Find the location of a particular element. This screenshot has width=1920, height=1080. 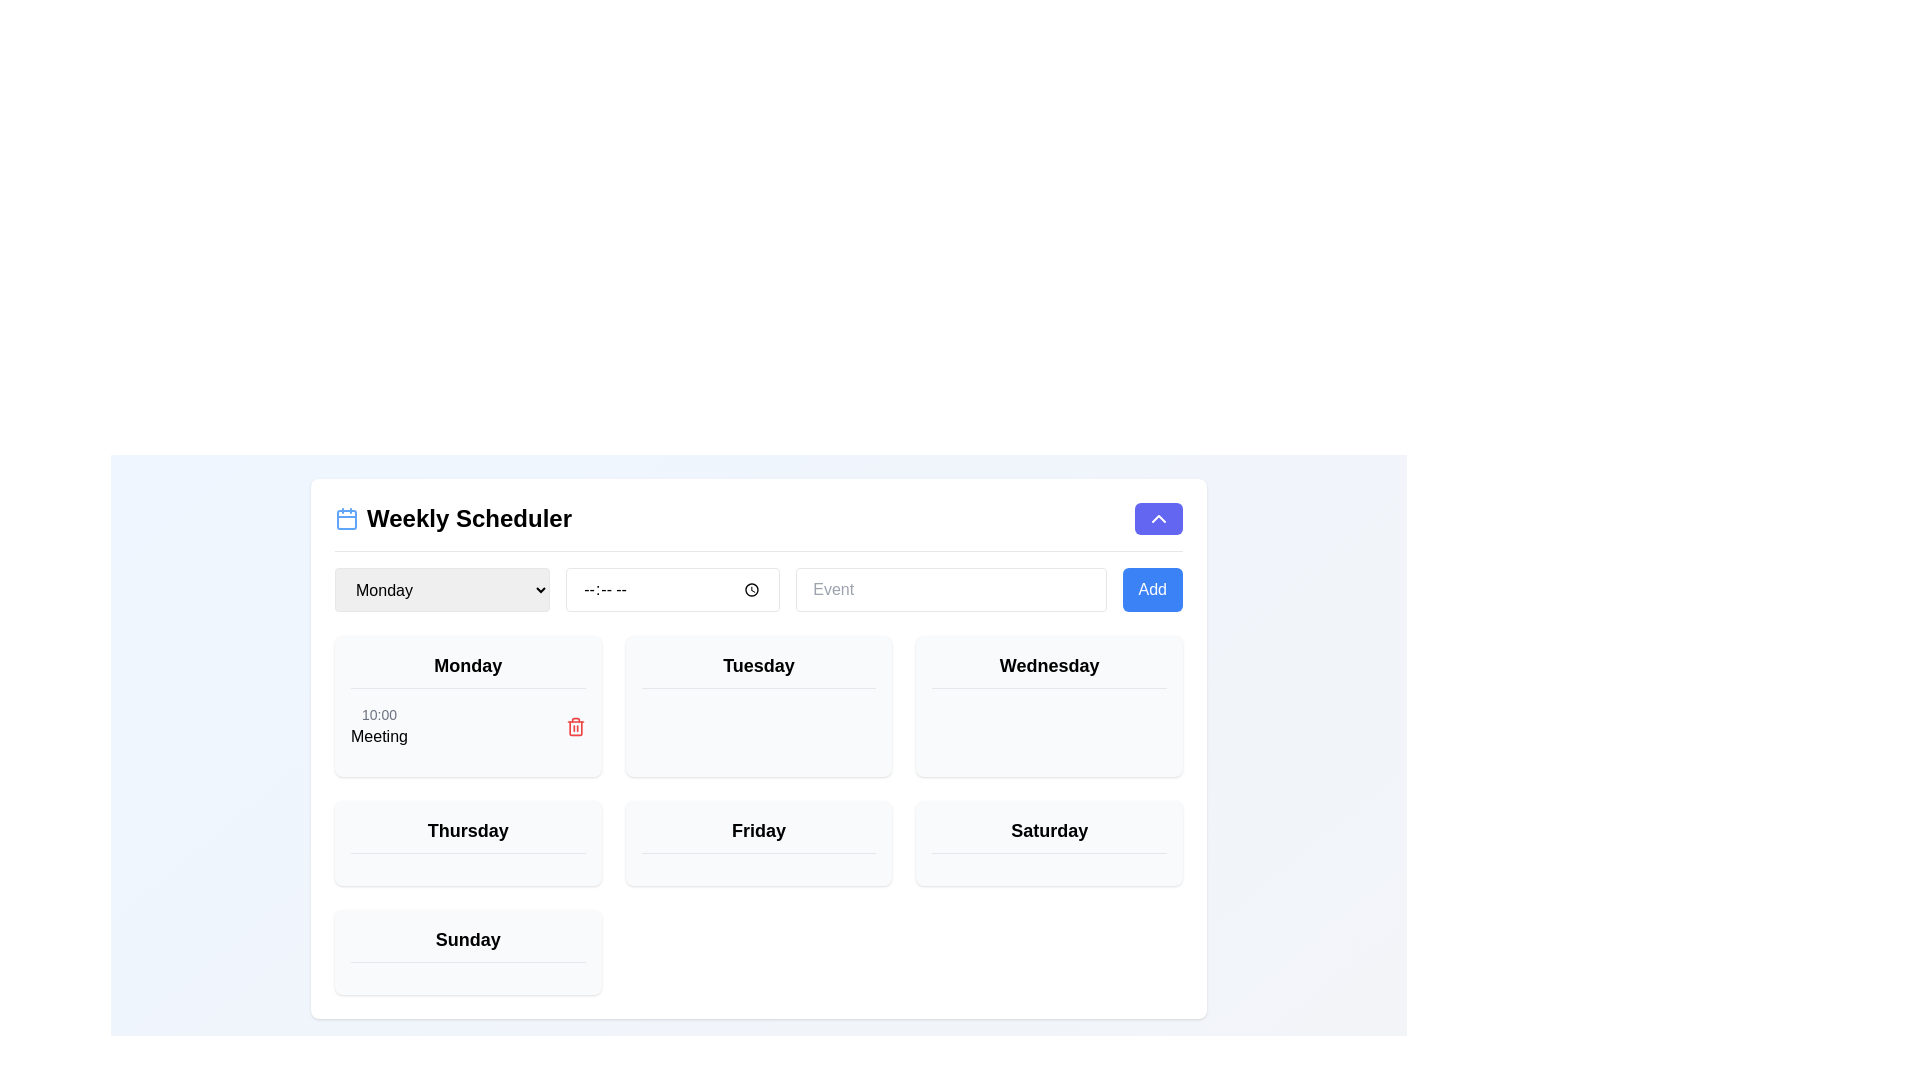

time displayed on the Text label that shows '10:00', located at the top of the 'Monday' group is located at coordinates (379, 713).